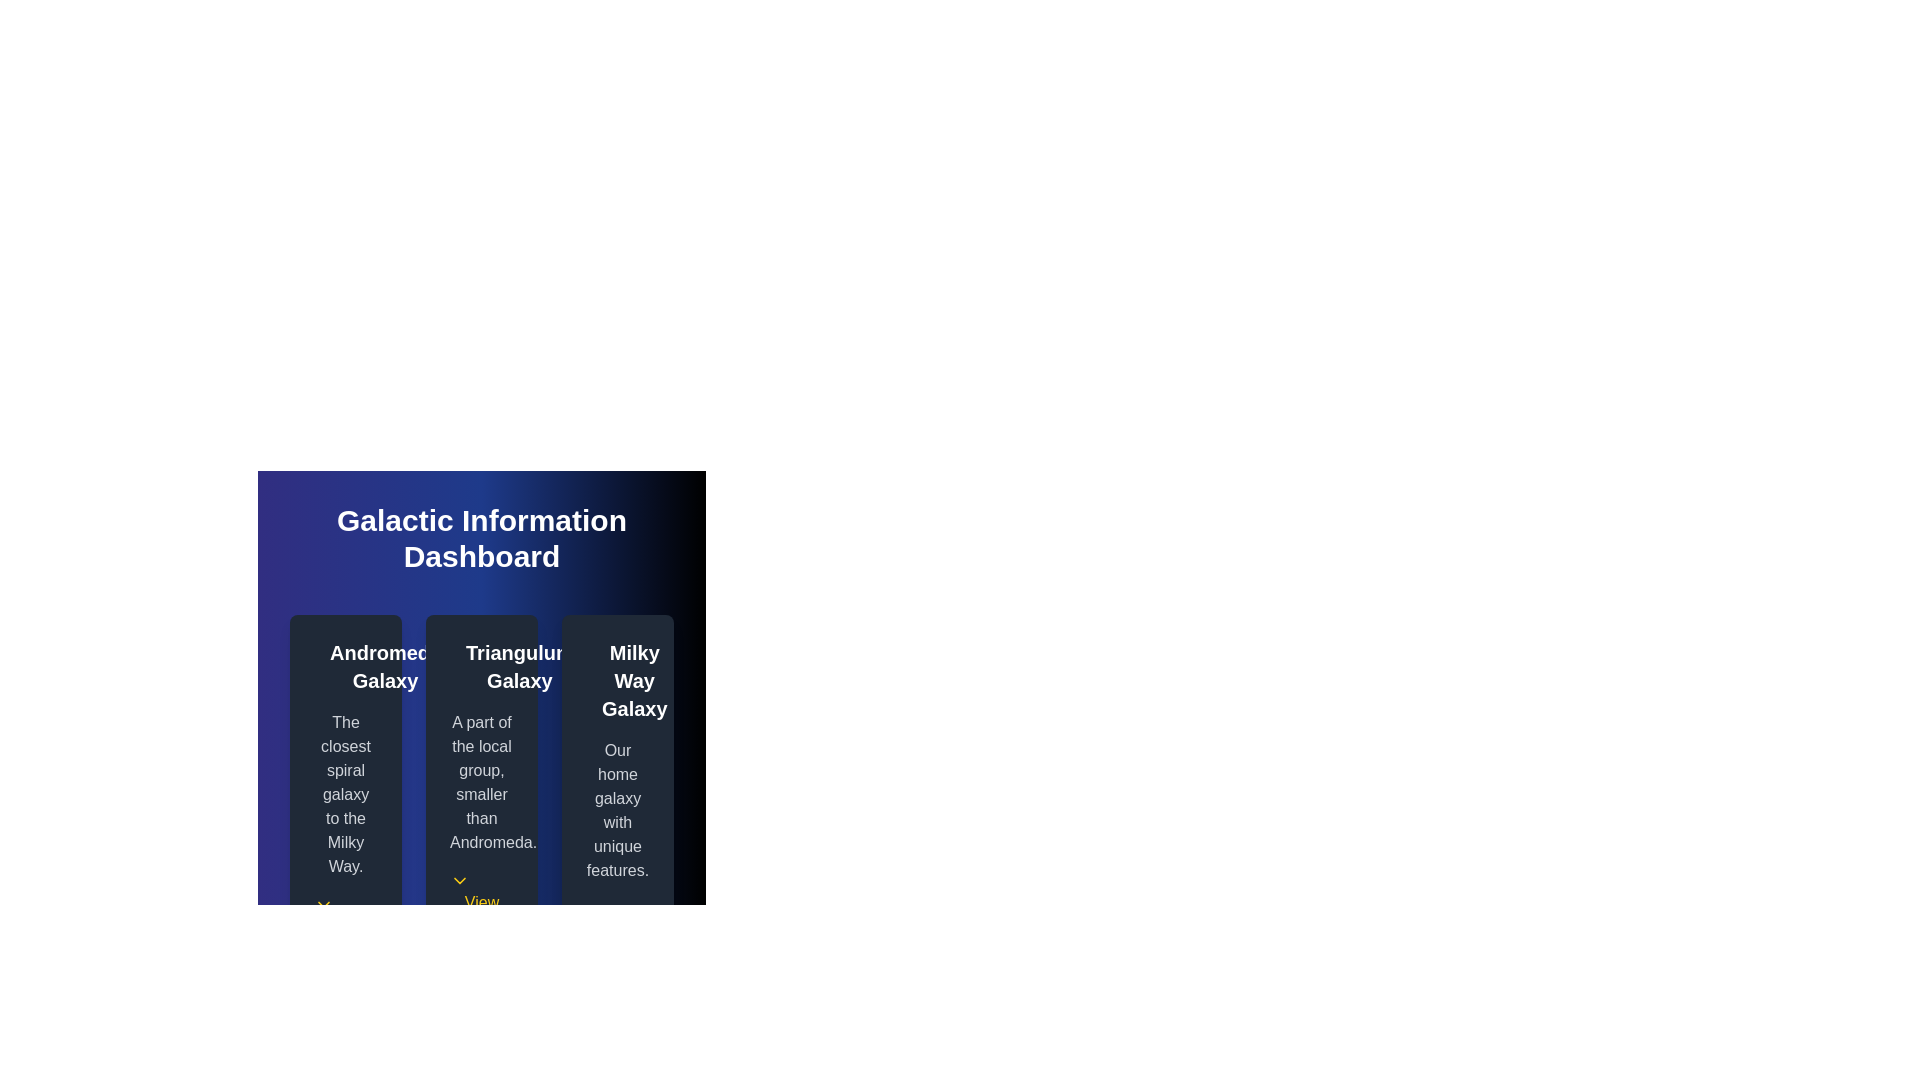  I want to click on the Informational card titled 'Triangulum Galaxy', which features a dark gray background, rounded corners, and a golden 'View Details' link at the bottom, so click(481, 801).